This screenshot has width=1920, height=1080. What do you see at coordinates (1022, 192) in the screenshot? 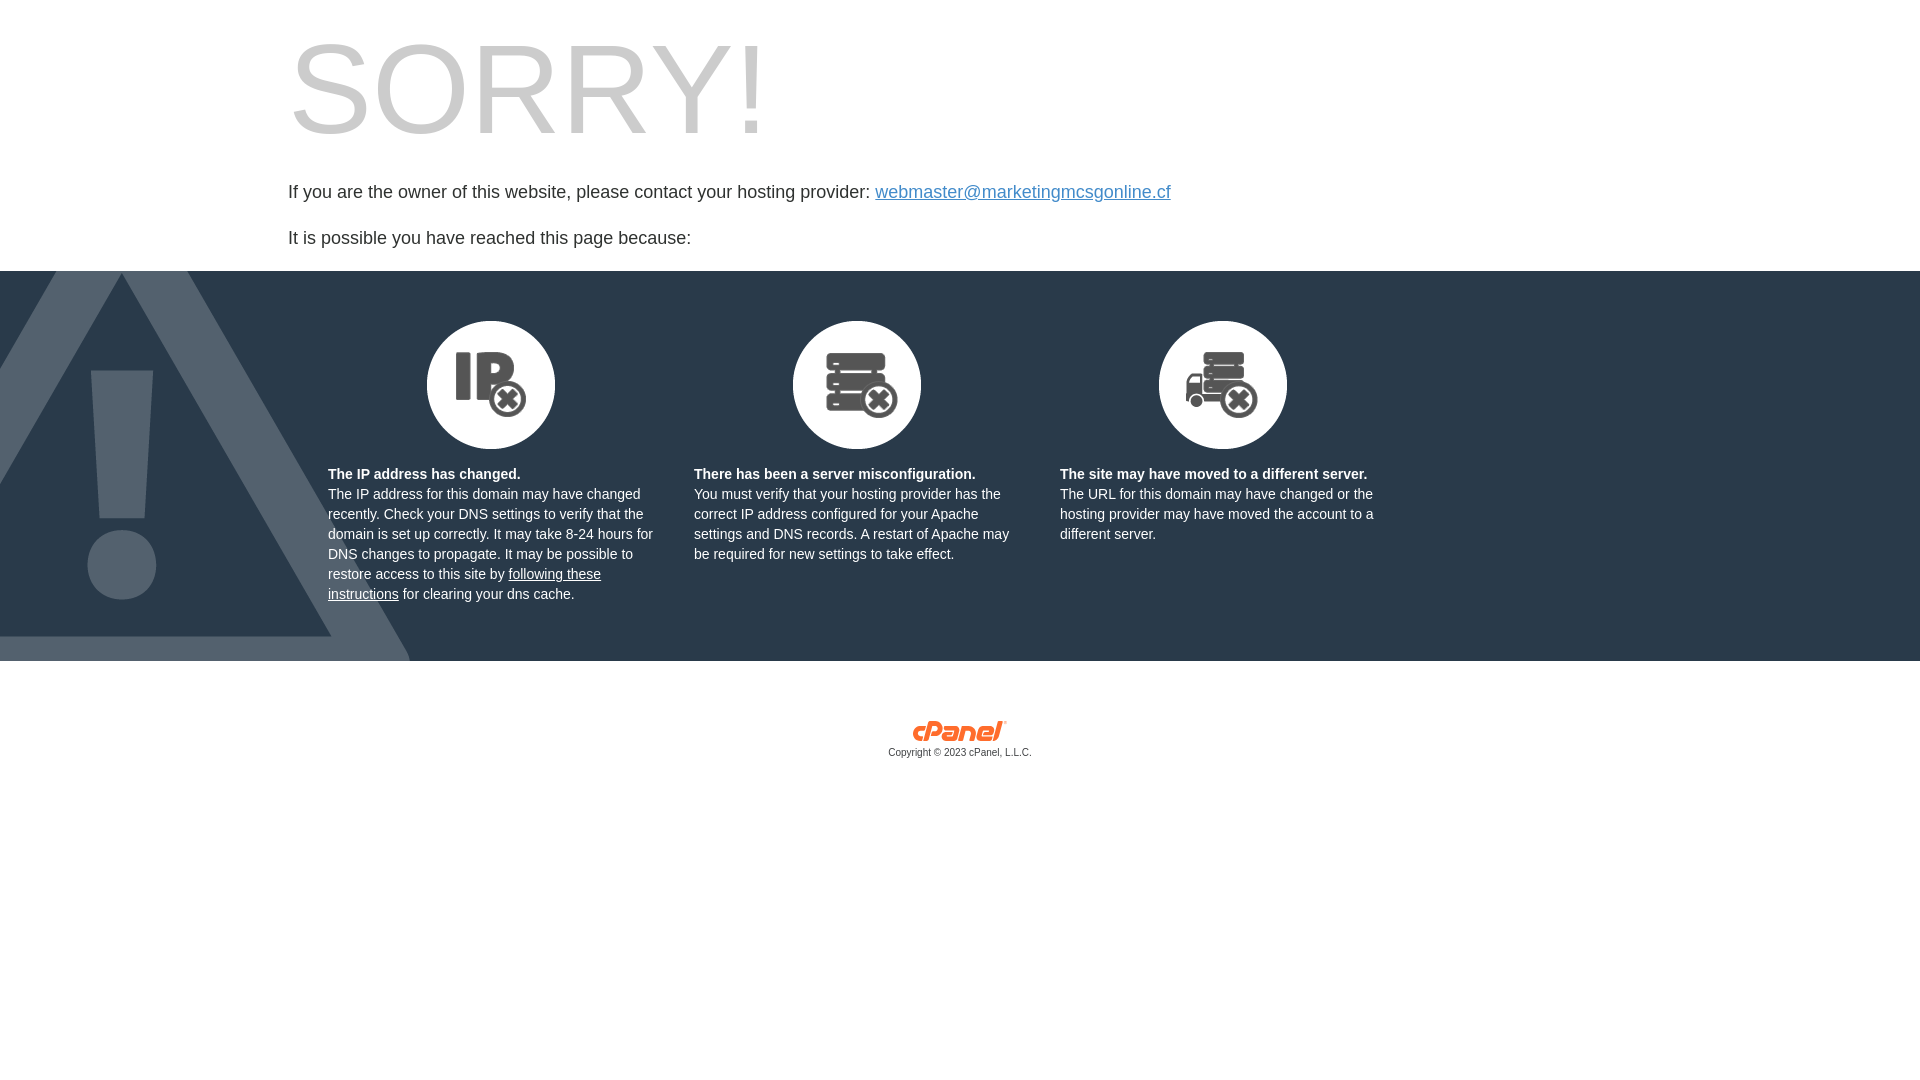
I see `'webmaster@marketingmcsgonline.cf'` at bounding box center [1022, 192].